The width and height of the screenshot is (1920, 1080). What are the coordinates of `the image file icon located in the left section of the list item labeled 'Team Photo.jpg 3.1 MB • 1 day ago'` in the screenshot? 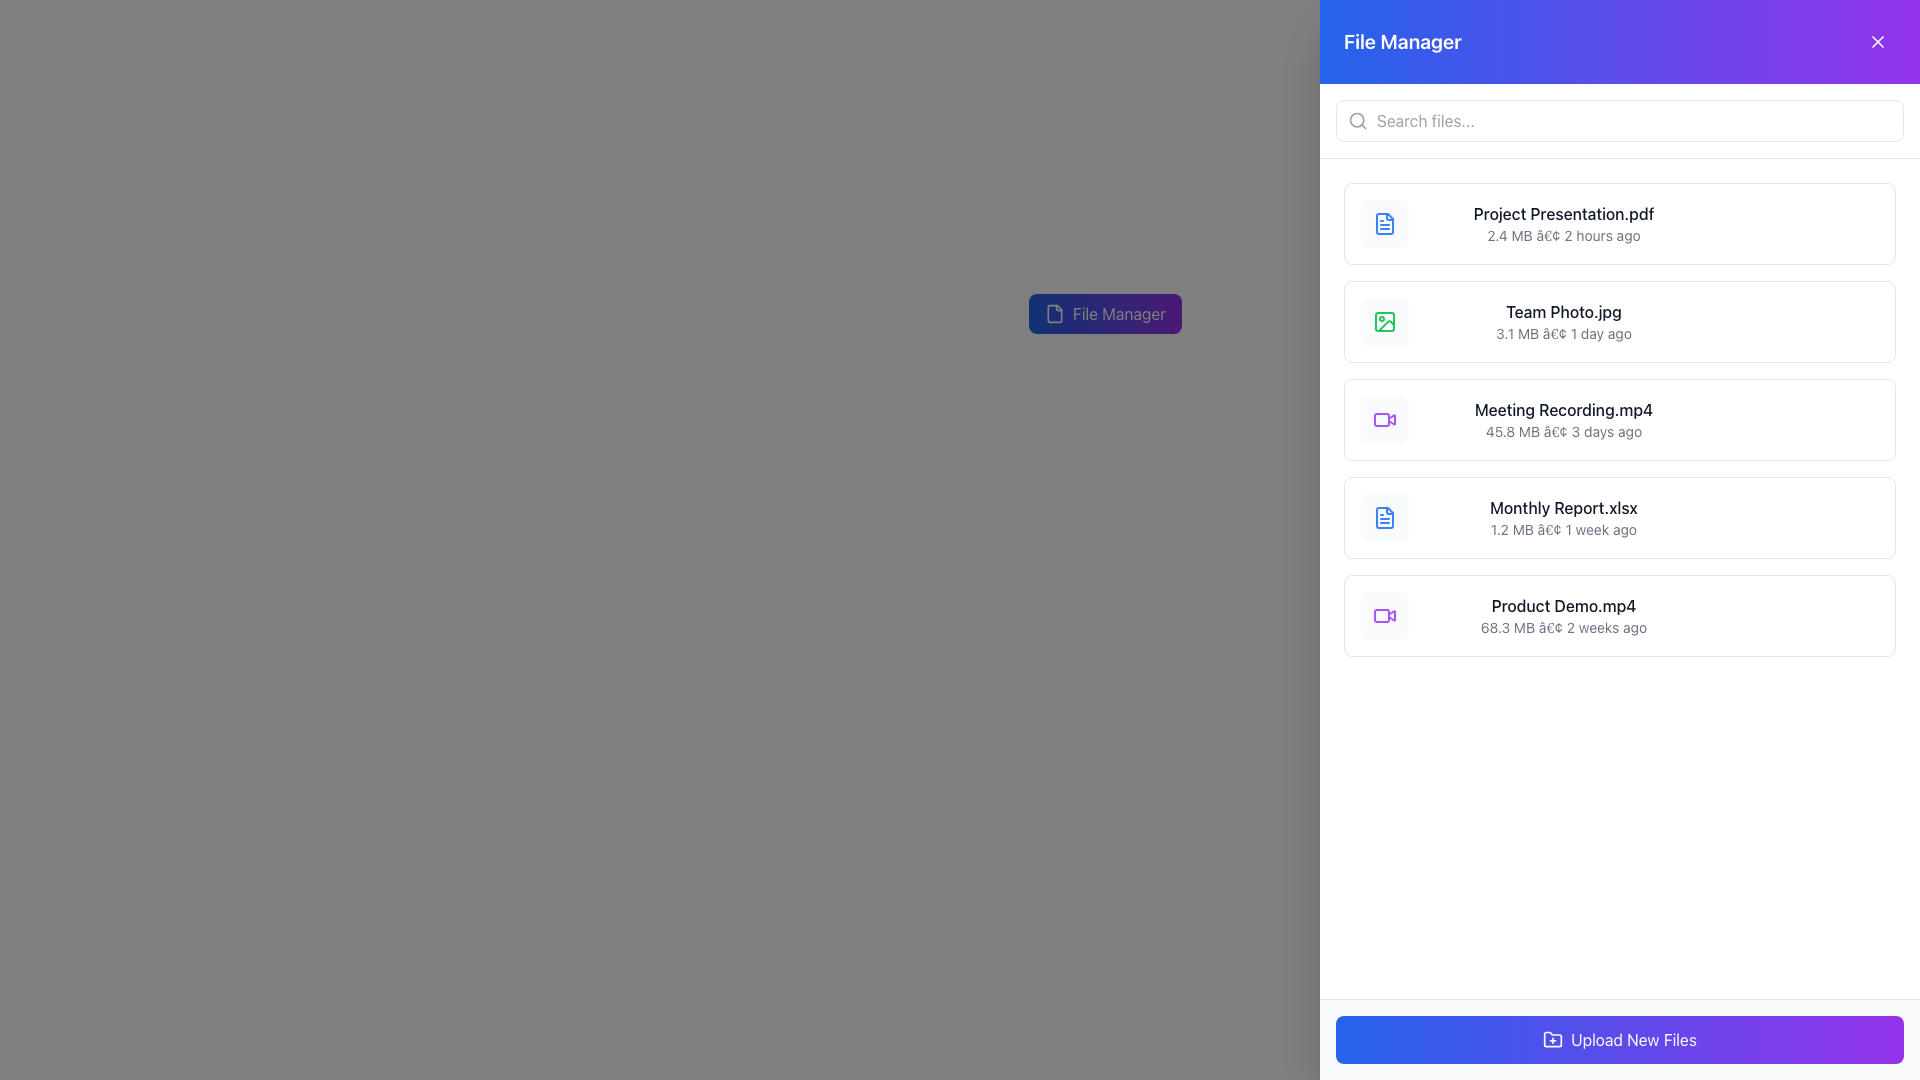 It's located at (1384, 320).